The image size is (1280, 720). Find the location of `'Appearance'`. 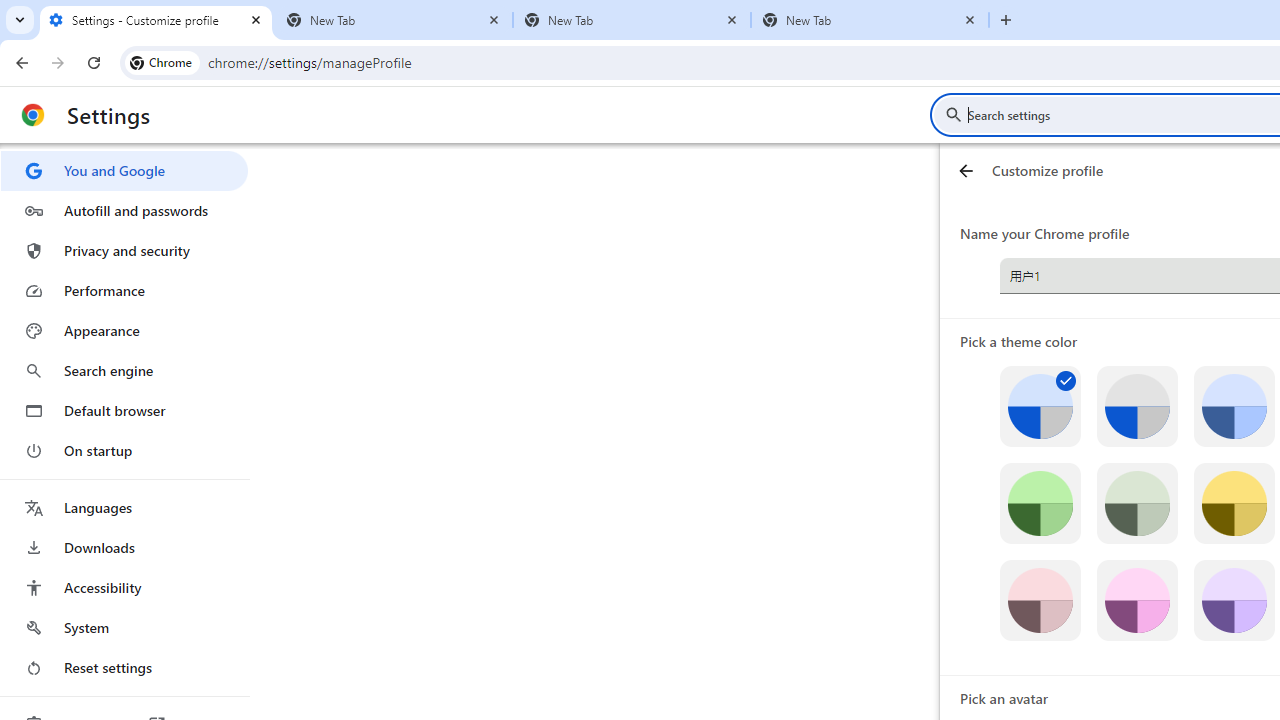

'Appearance' is located at coordinates (123, 330).